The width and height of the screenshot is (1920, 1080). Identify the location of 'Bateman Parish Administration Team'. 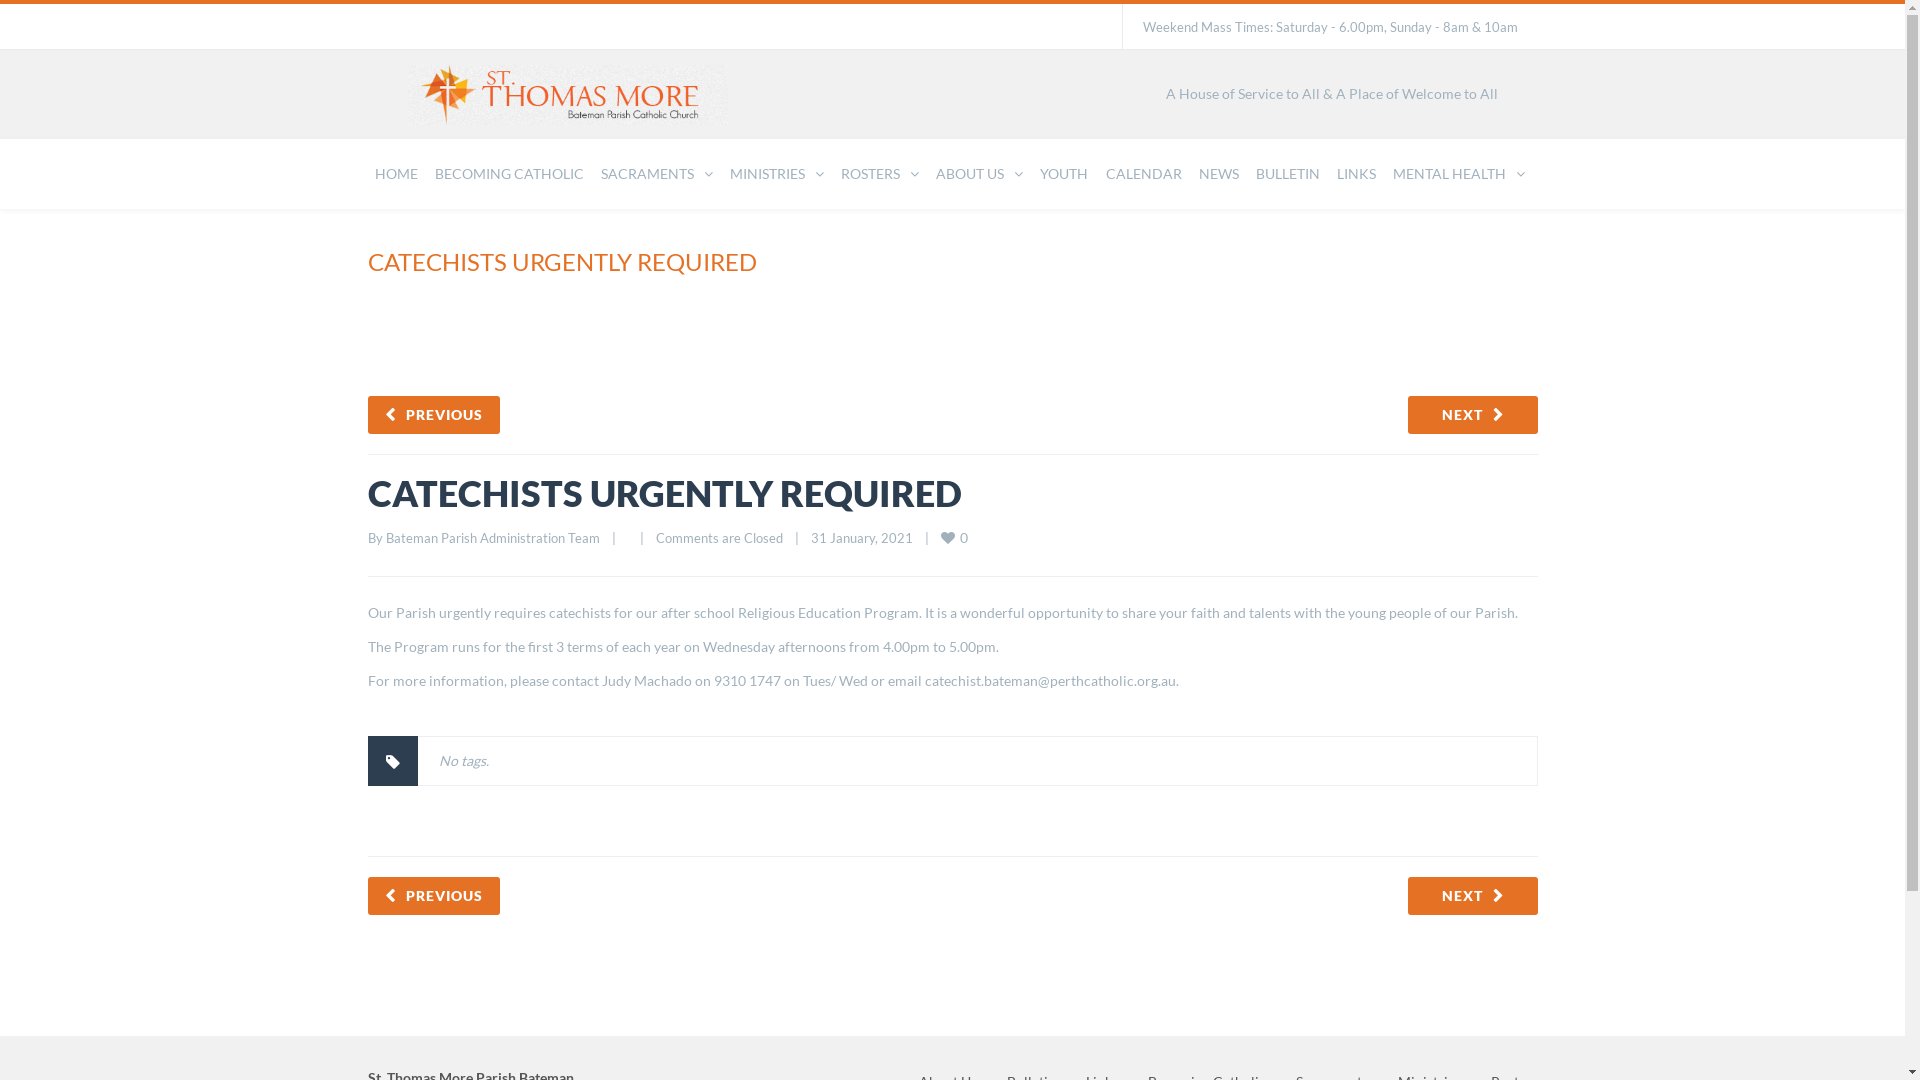
(493, 536).